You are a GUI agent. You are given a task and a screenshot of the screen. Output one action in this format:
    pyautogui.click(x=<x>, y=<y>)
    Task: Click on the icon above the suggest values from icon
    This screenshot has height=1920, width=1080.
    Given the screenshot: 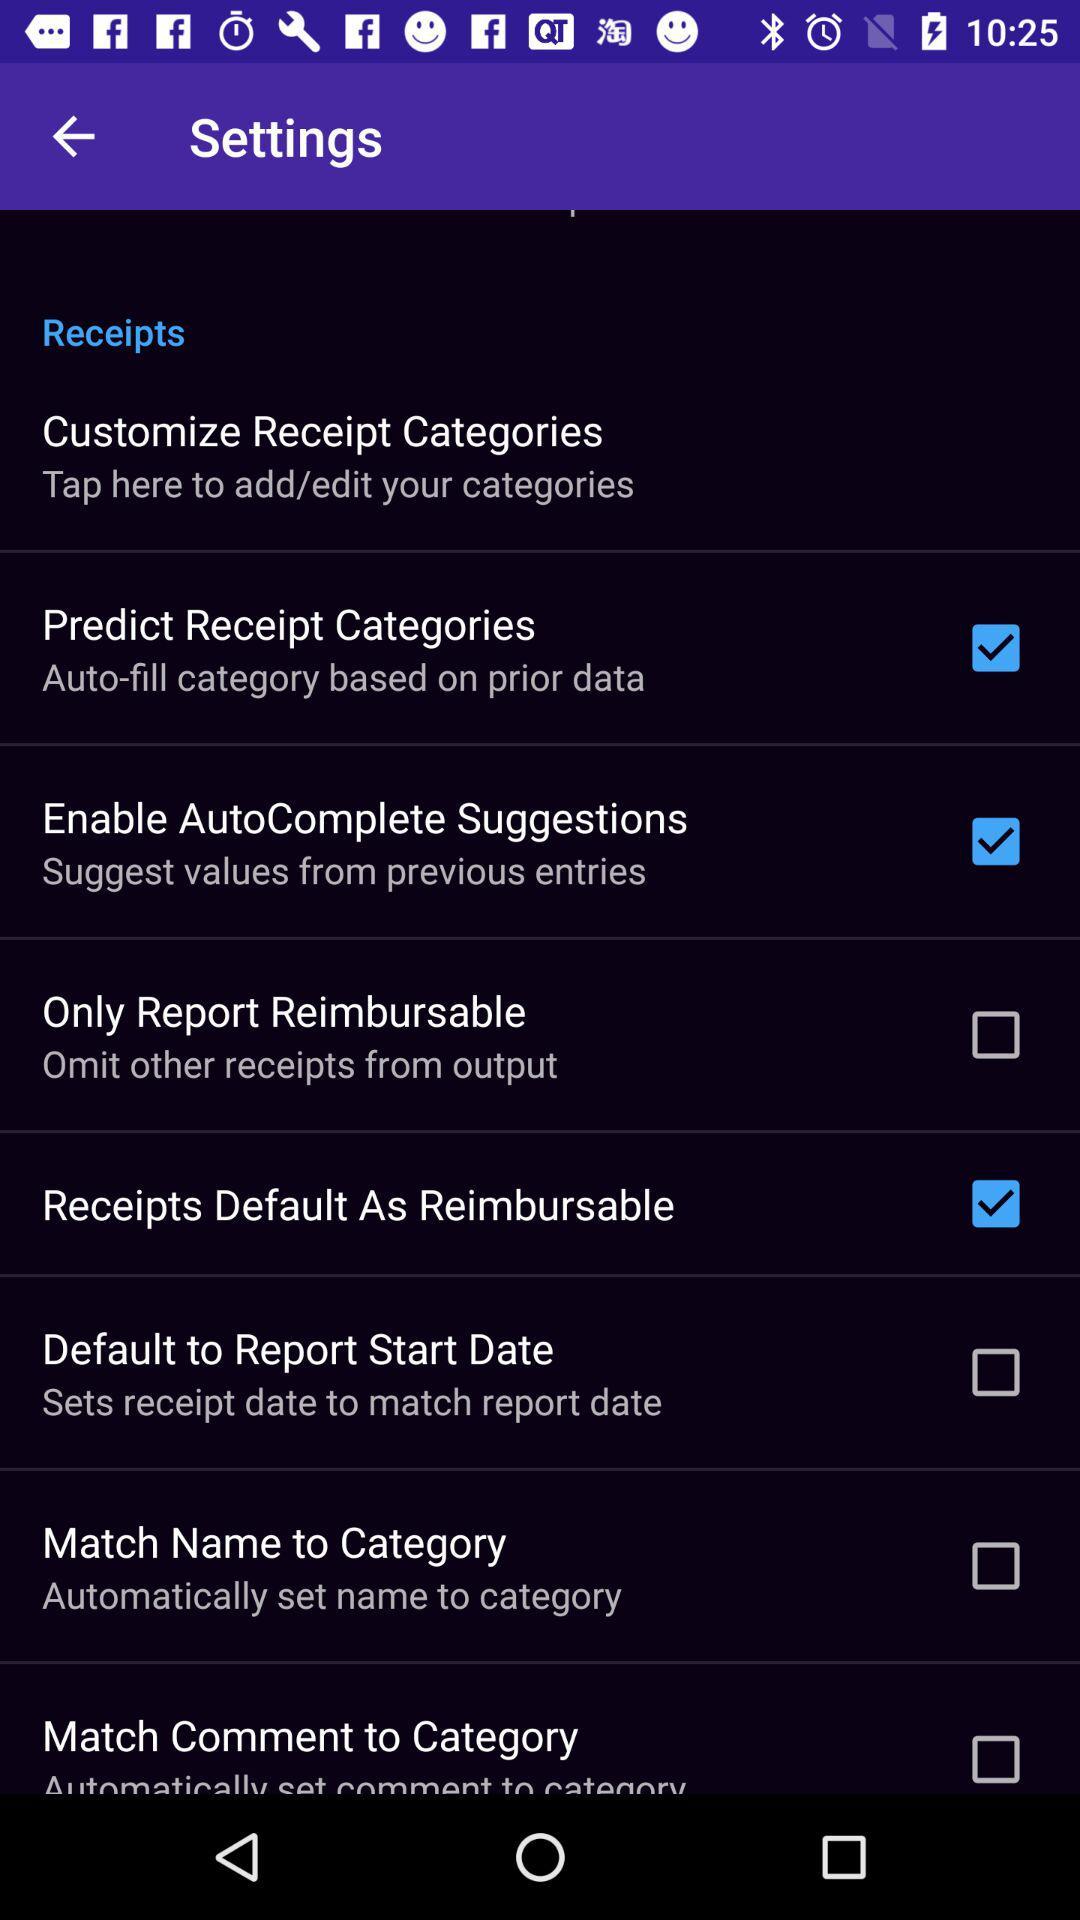 What is the action you would take?
    pyautogui.click(x=365, y=816)
    